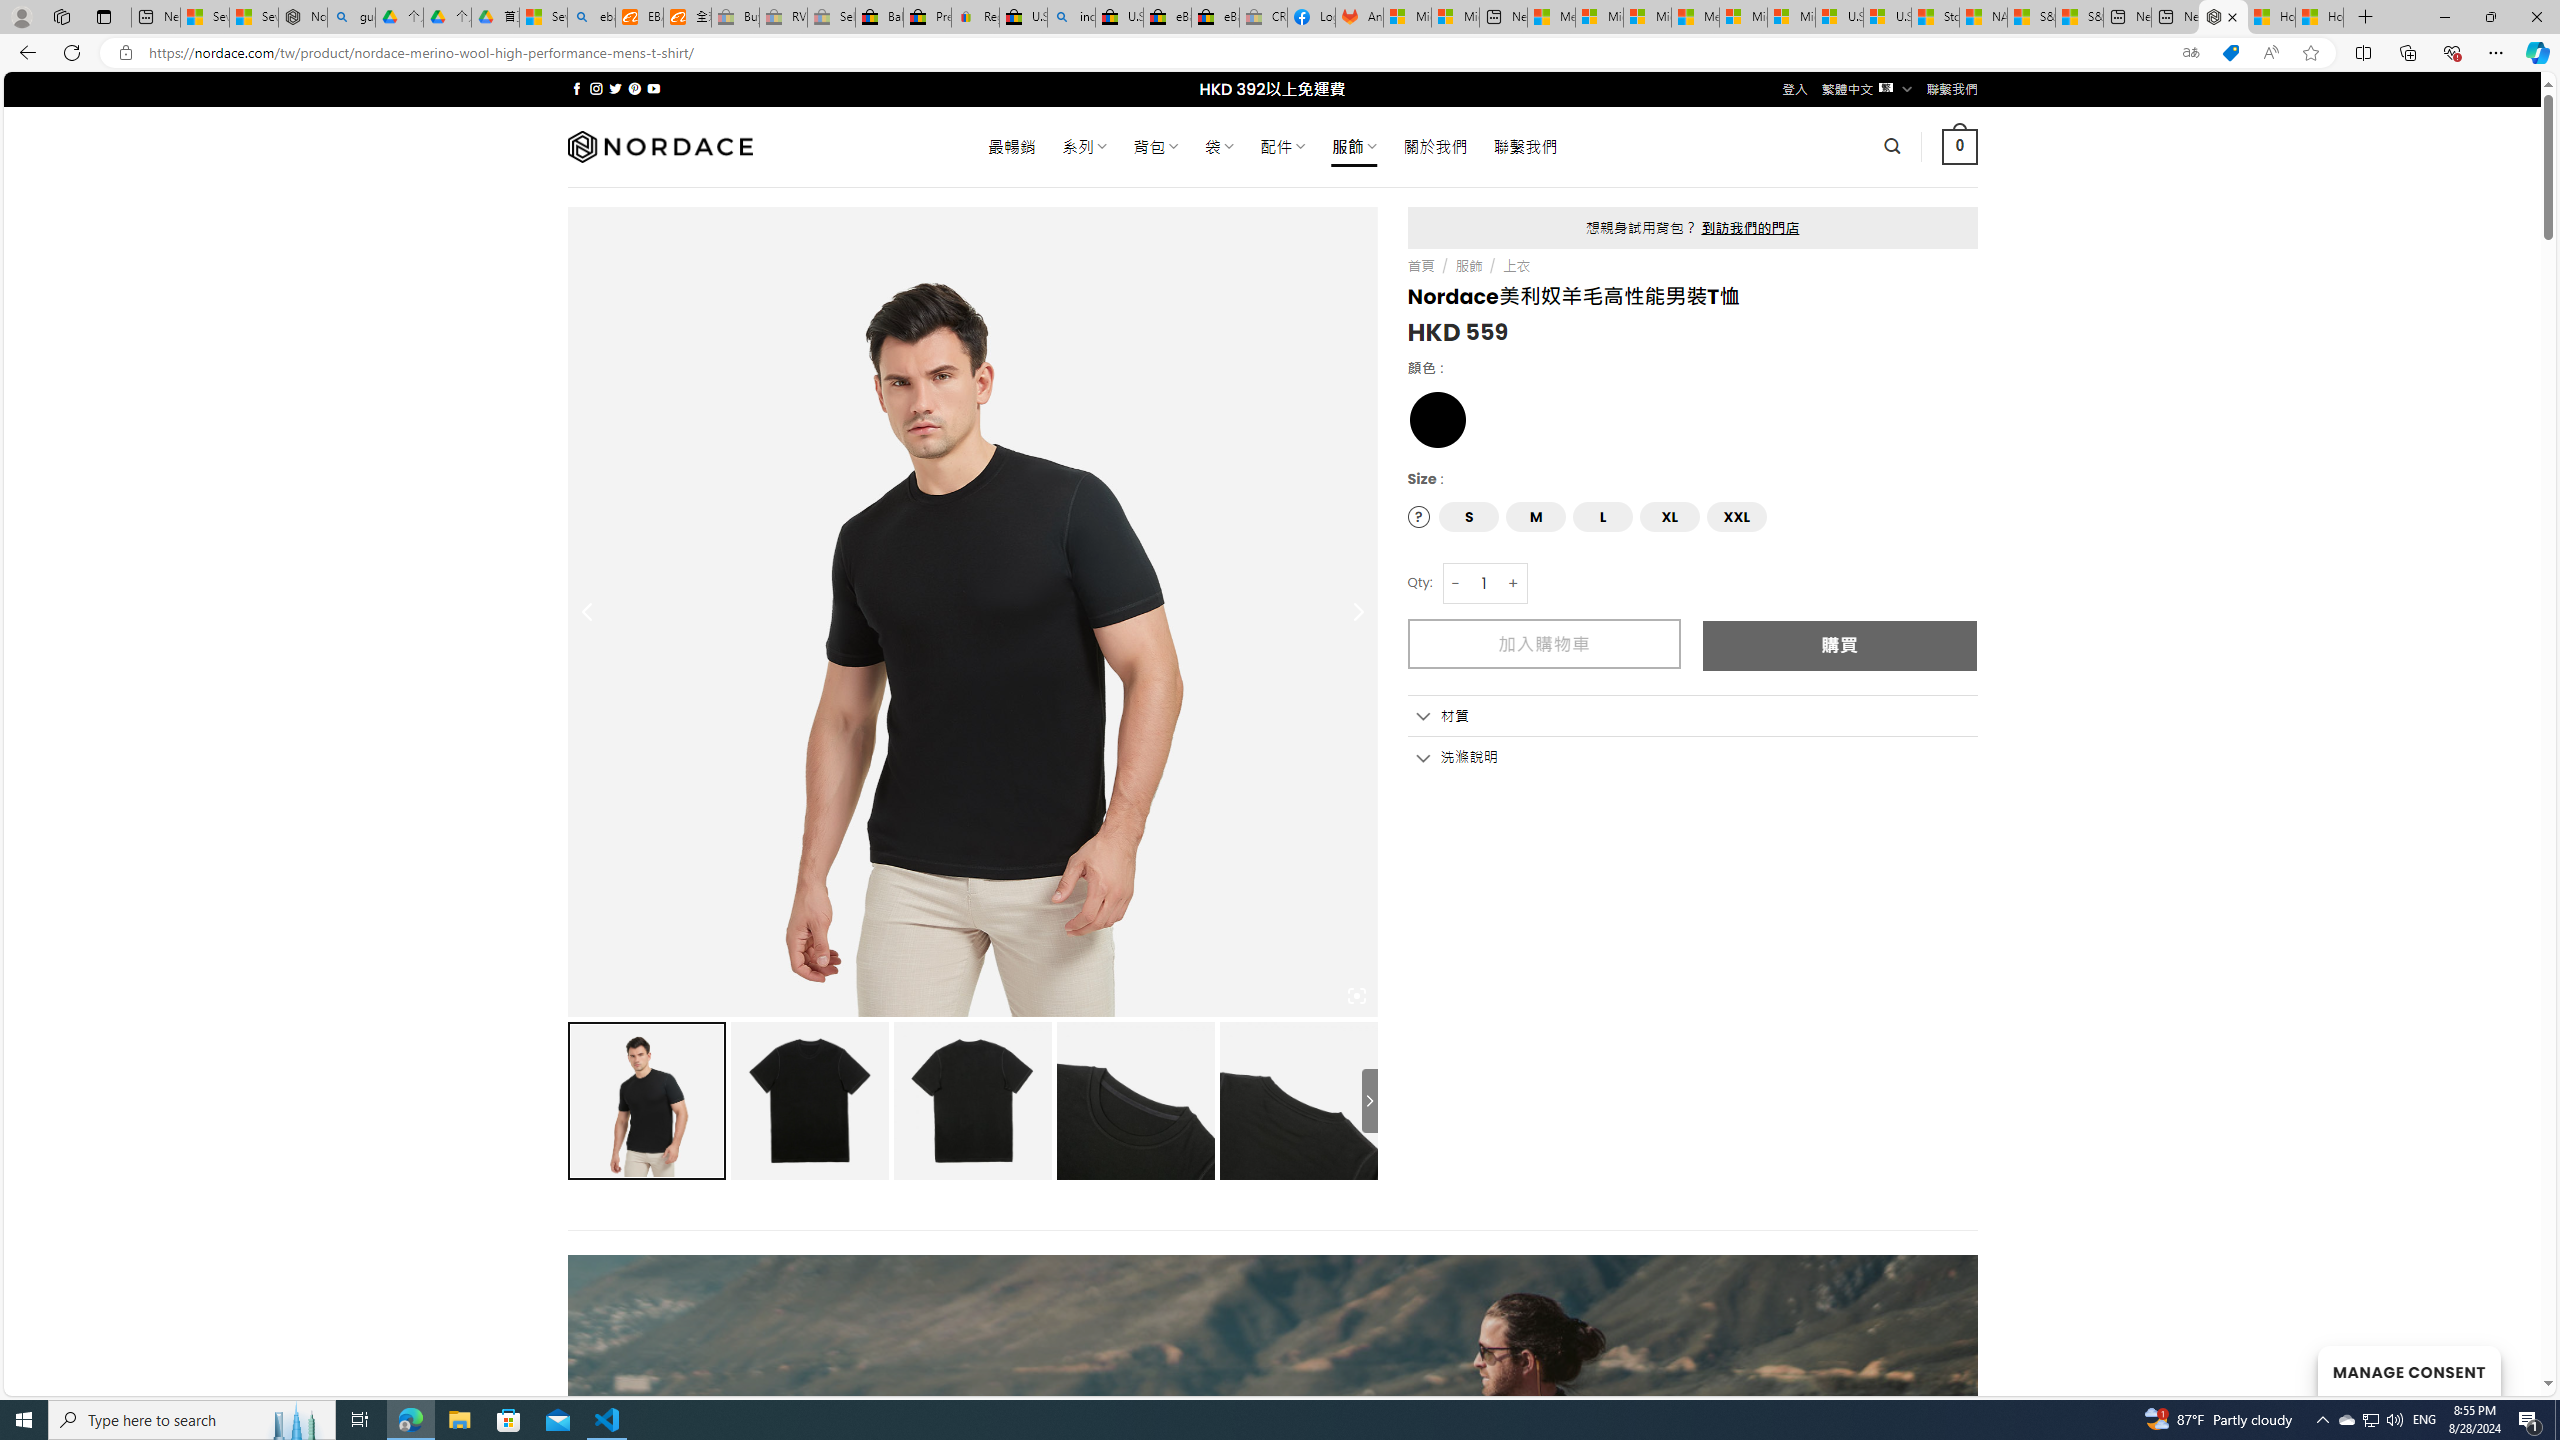 The image size is (2560, 1440). I want to click on 'Microsoft account | Home', so click(1646, 16).